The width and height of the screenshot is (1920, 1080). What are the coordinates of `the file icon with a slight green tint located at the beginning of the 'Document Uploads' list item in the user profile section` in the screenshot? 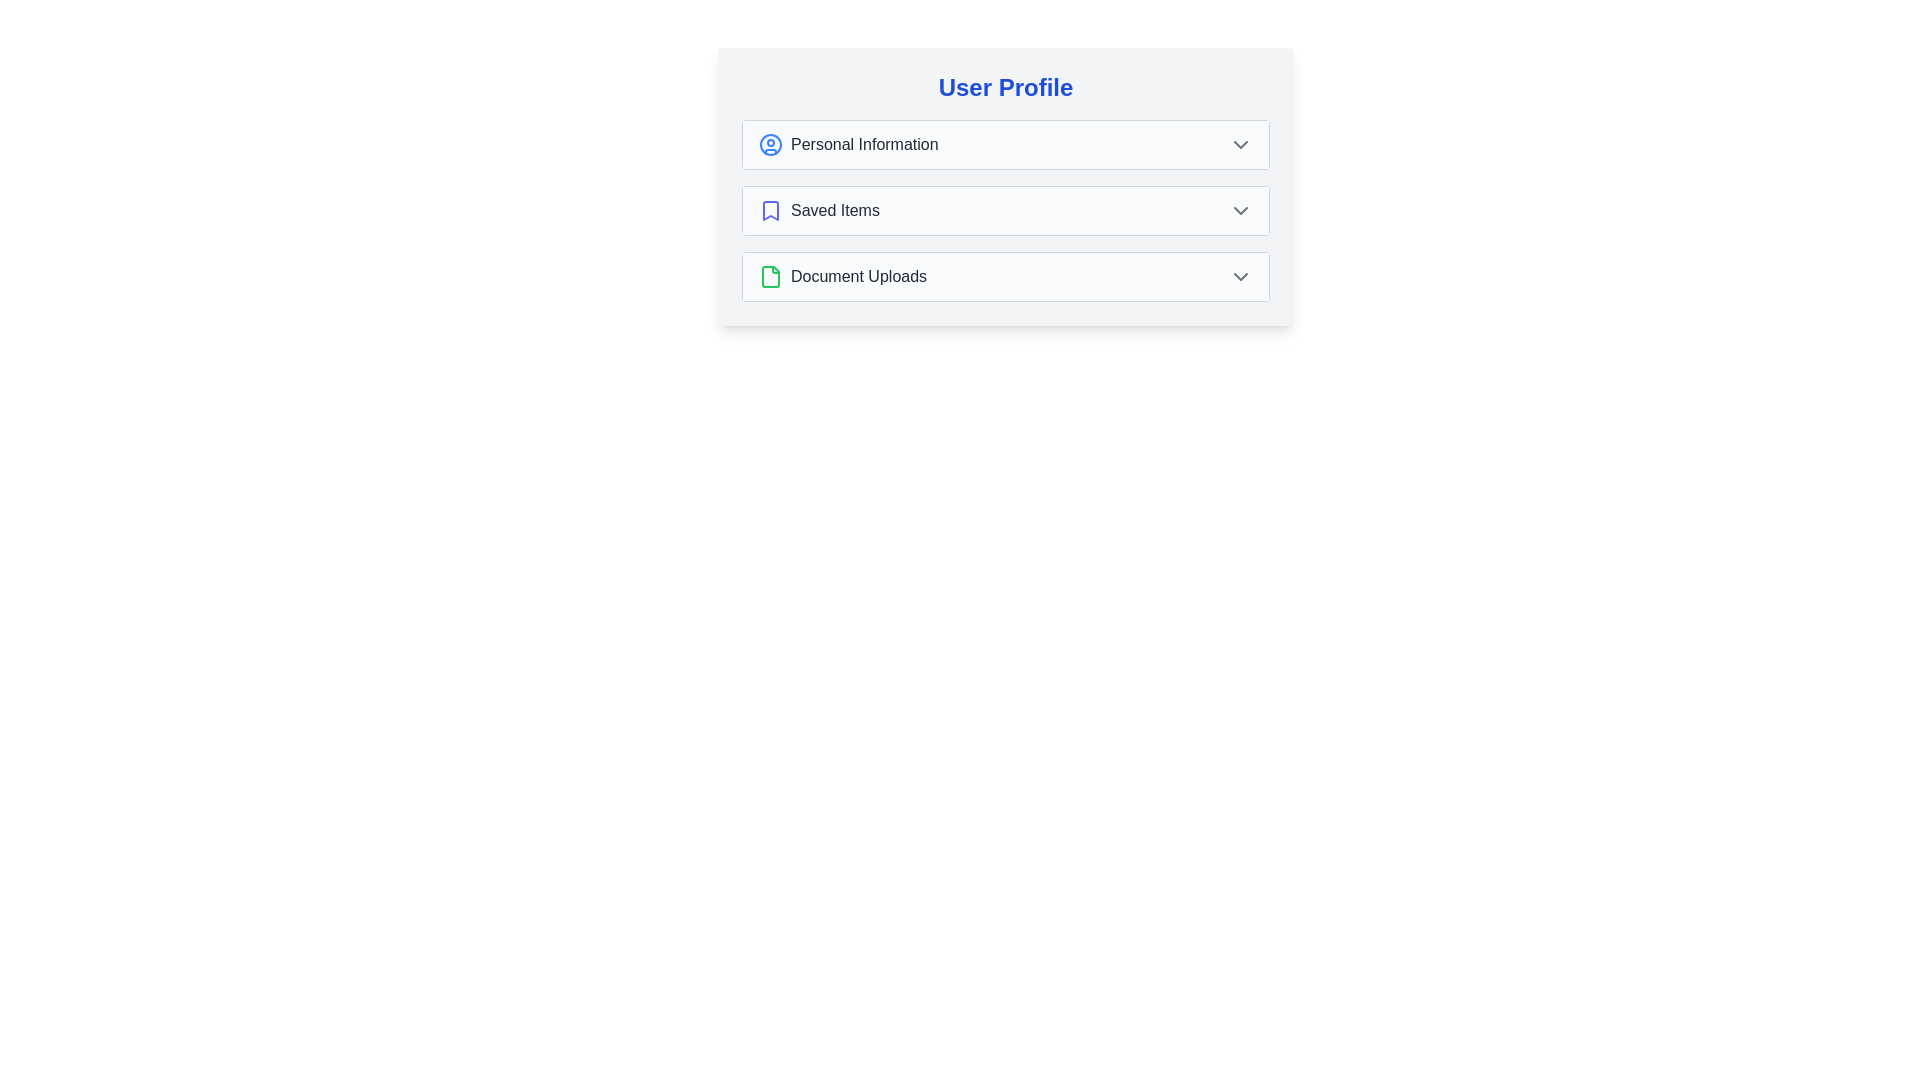 It's located at (770, 277).